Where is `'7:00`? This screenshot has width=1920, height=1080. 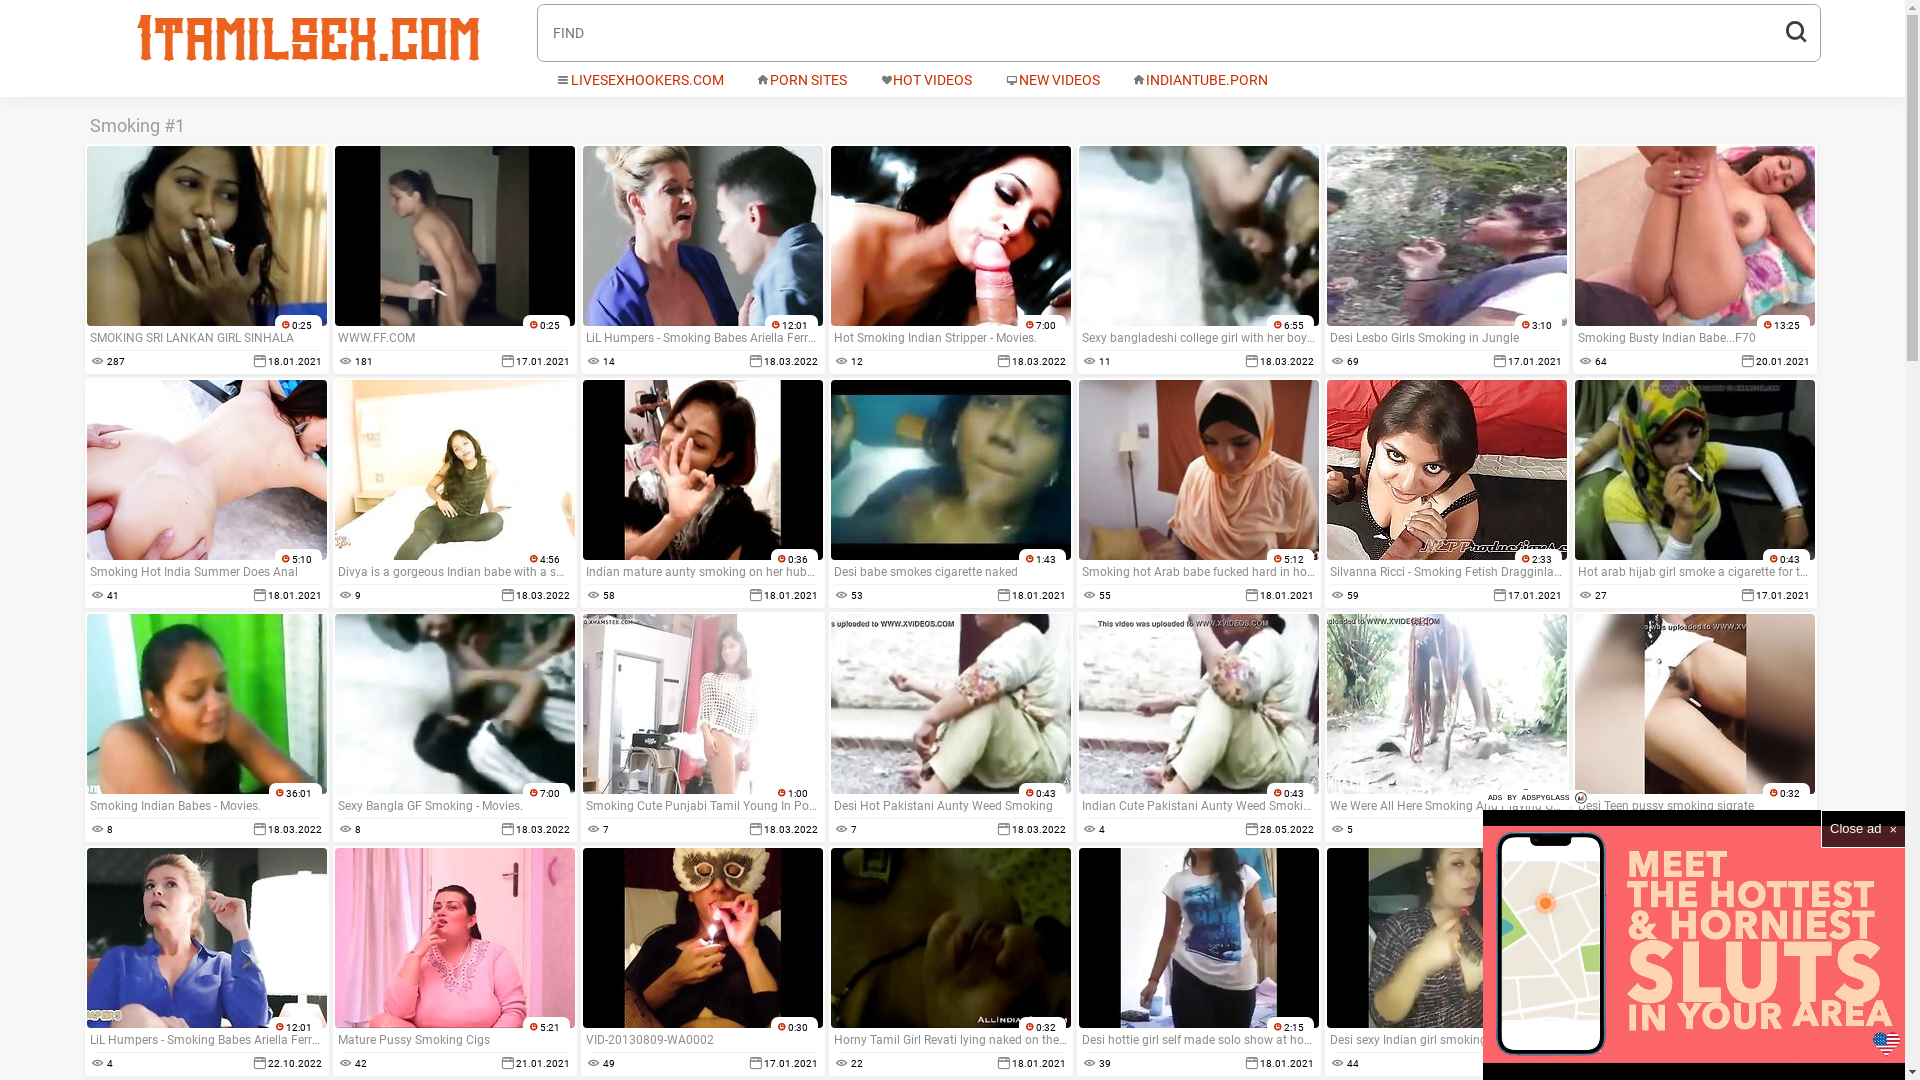
'7:00 is located at coordinates (830, 257).